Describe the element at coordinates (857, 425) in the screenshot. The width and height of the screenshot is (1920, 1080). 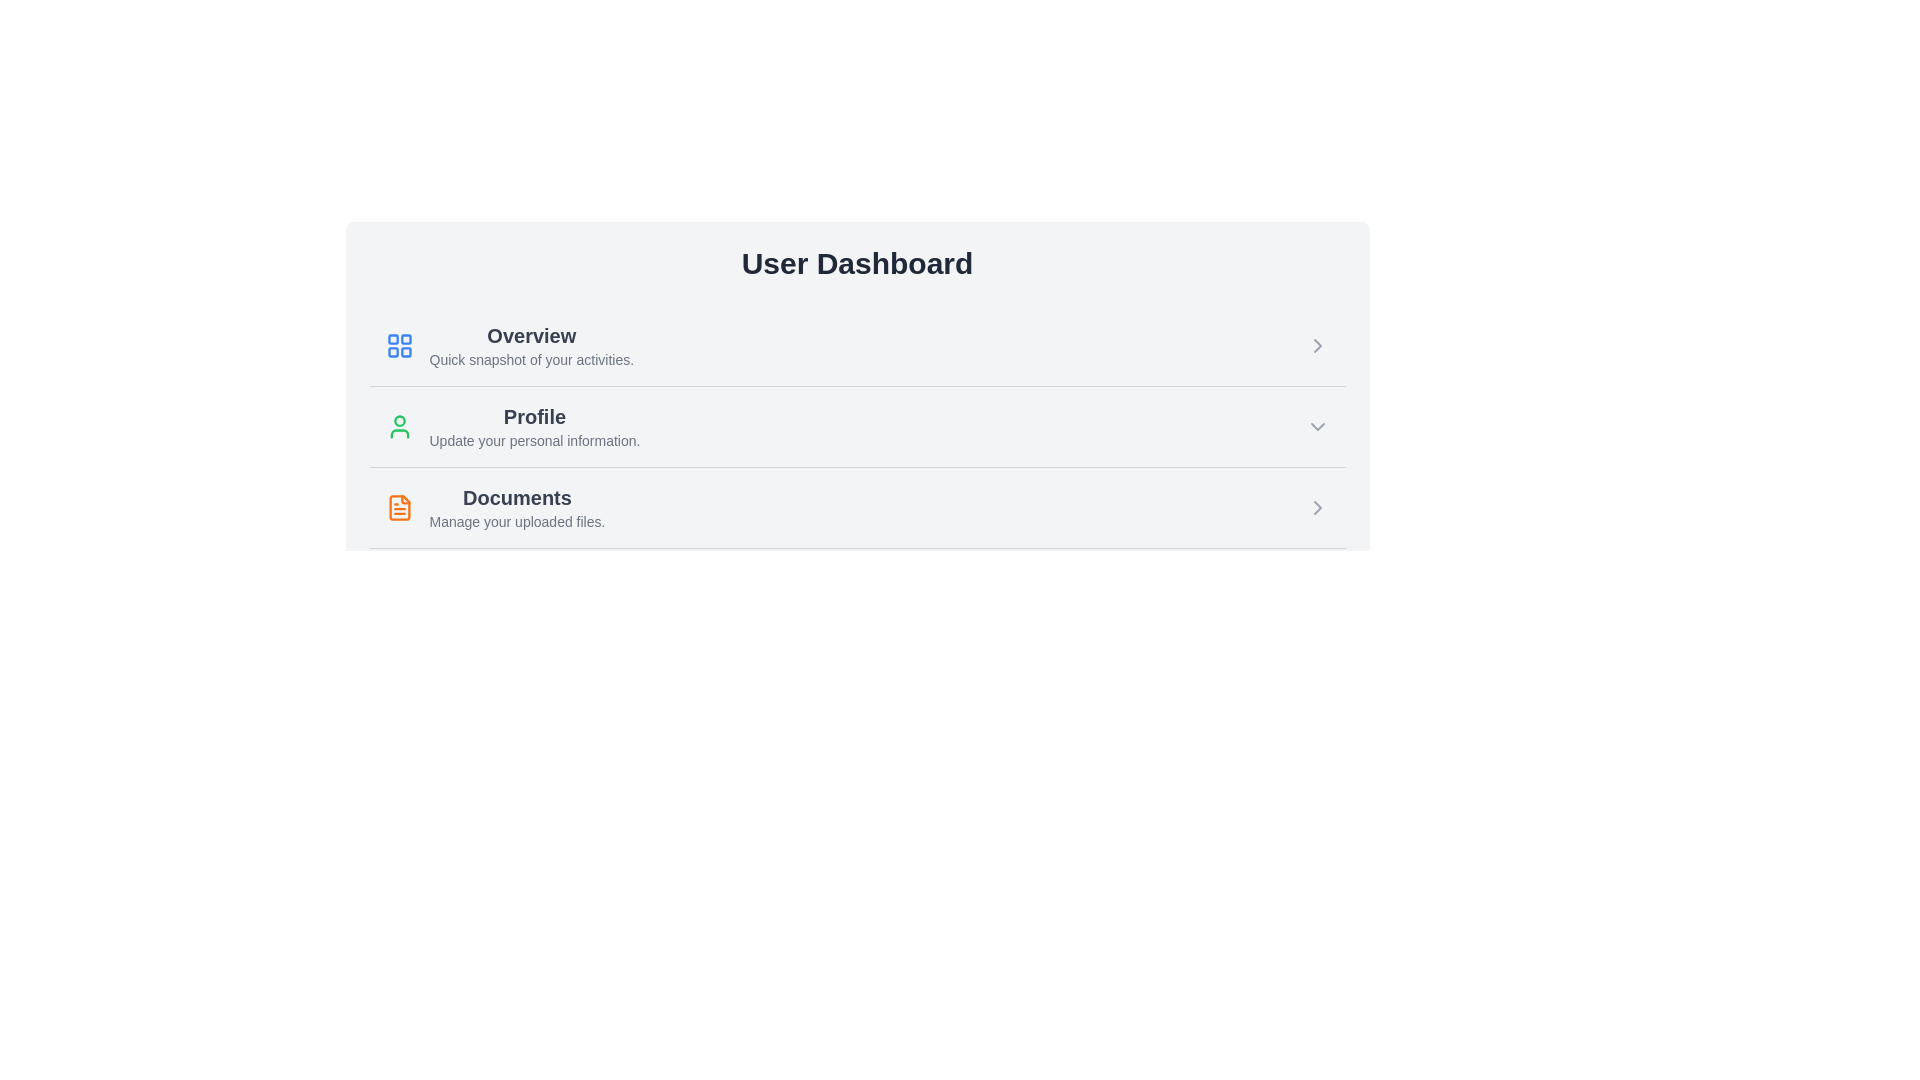
I see `the second menu option in the 'User Dashboard' that navigates to profile management or expands` at that location.